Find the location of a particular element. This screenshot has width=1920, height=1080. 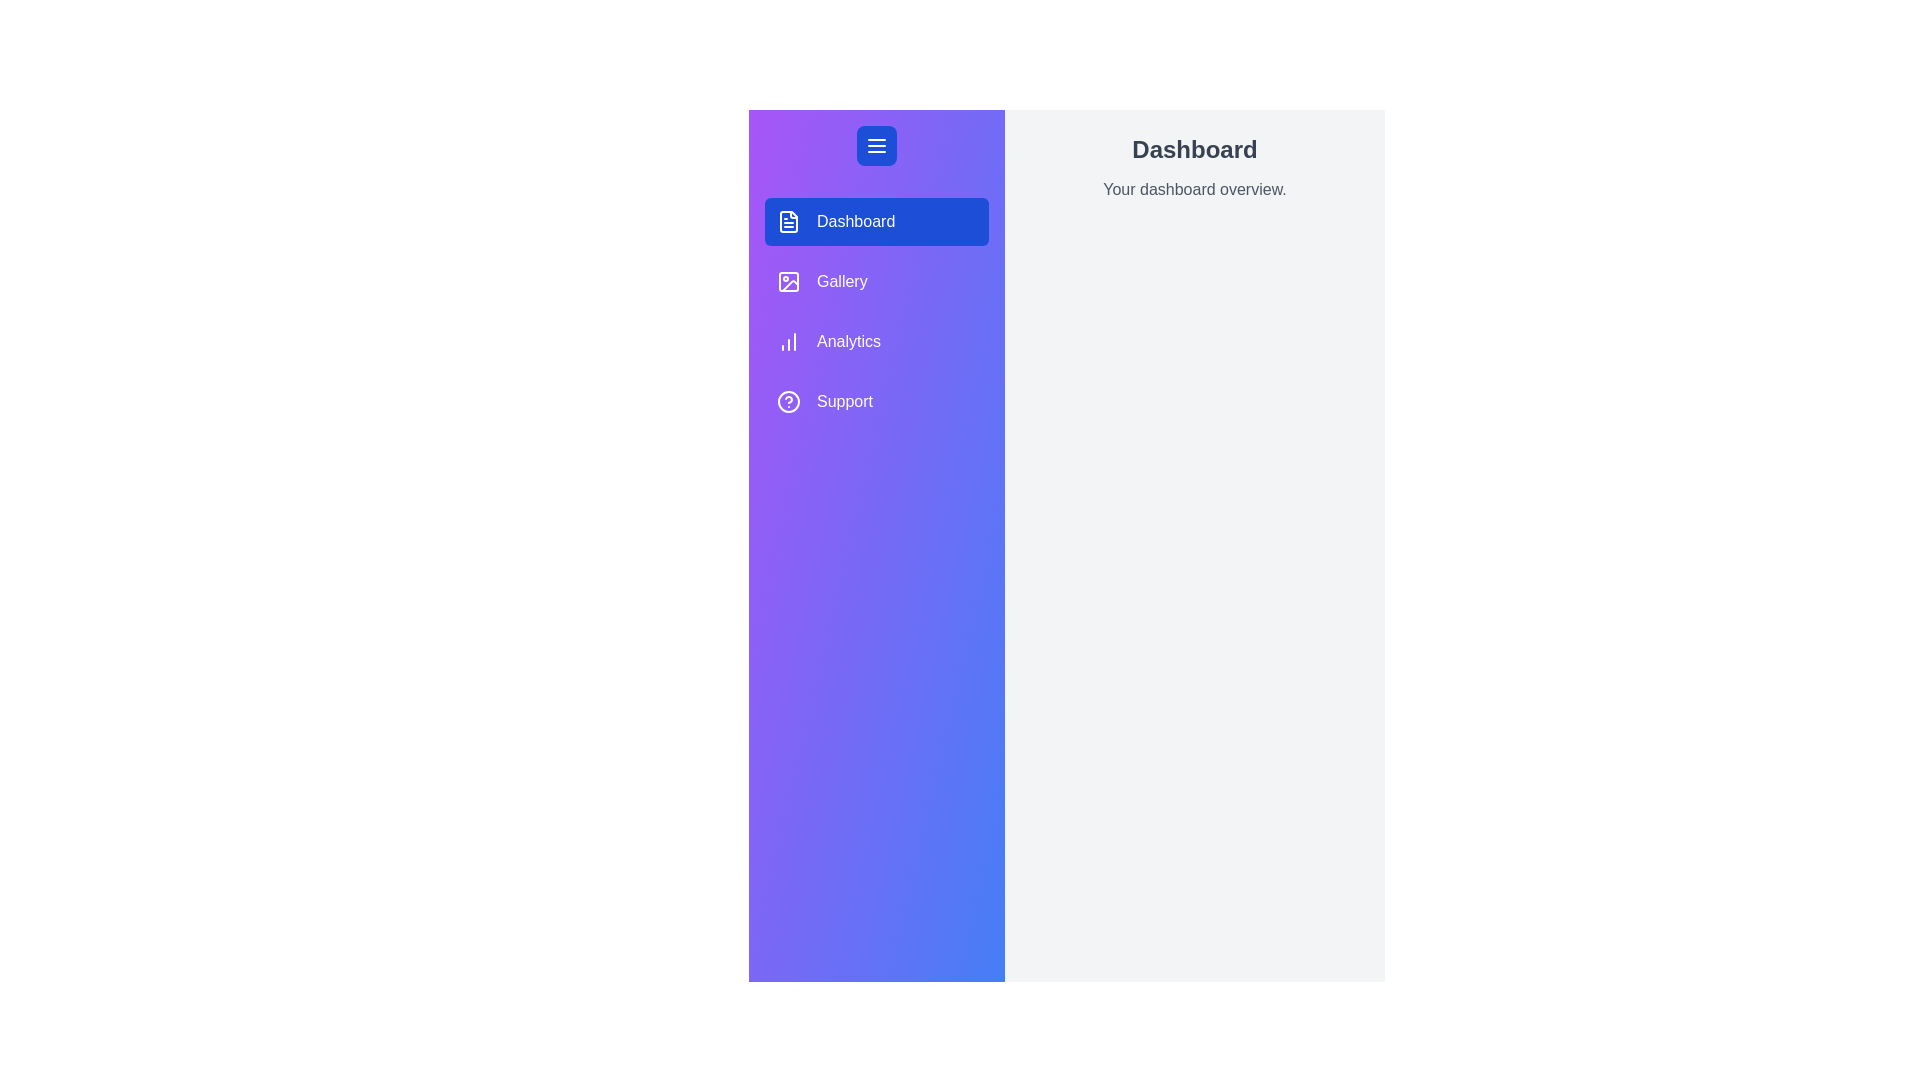

the menu item labeled 'Gallery' to highlight it is located at coordinates (877, 281).